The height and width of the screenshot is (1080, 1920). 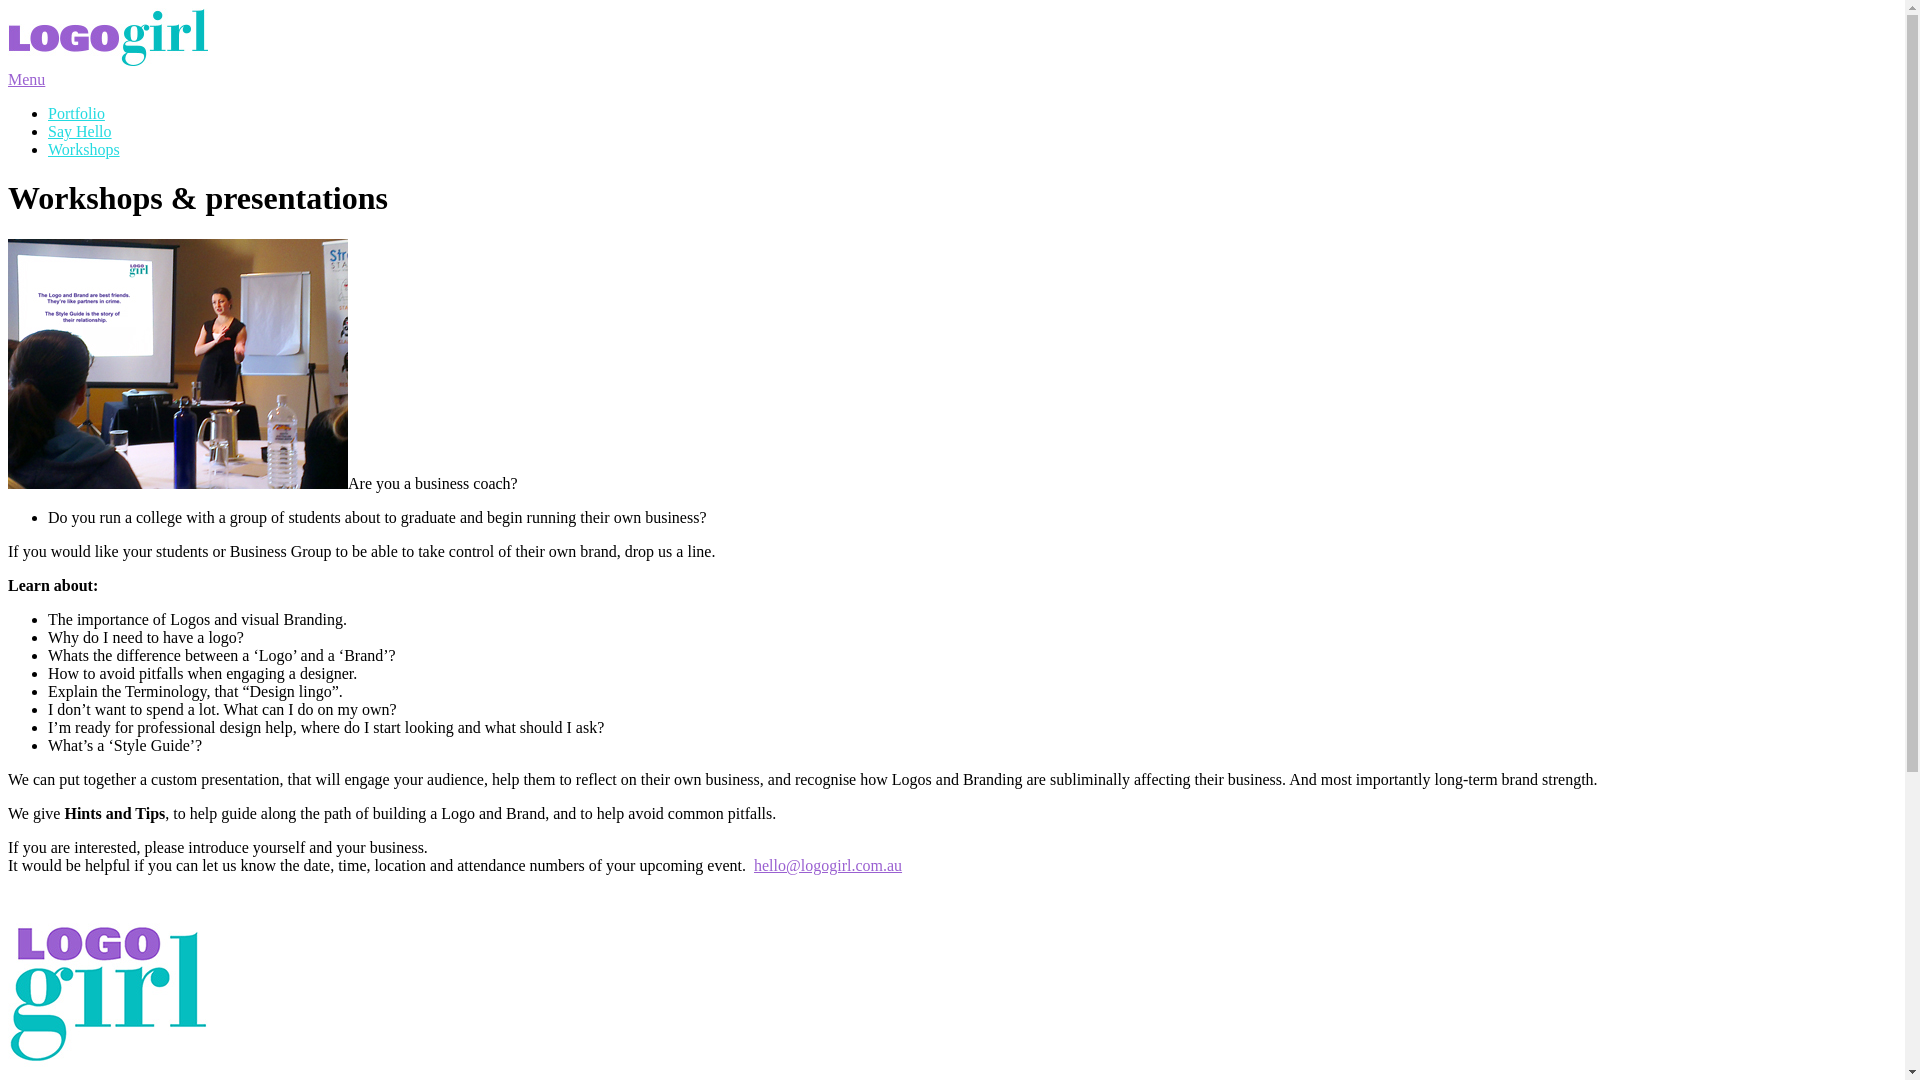 I want to click on 'hello@logogirl.com.au', so click(x=752, y=864).